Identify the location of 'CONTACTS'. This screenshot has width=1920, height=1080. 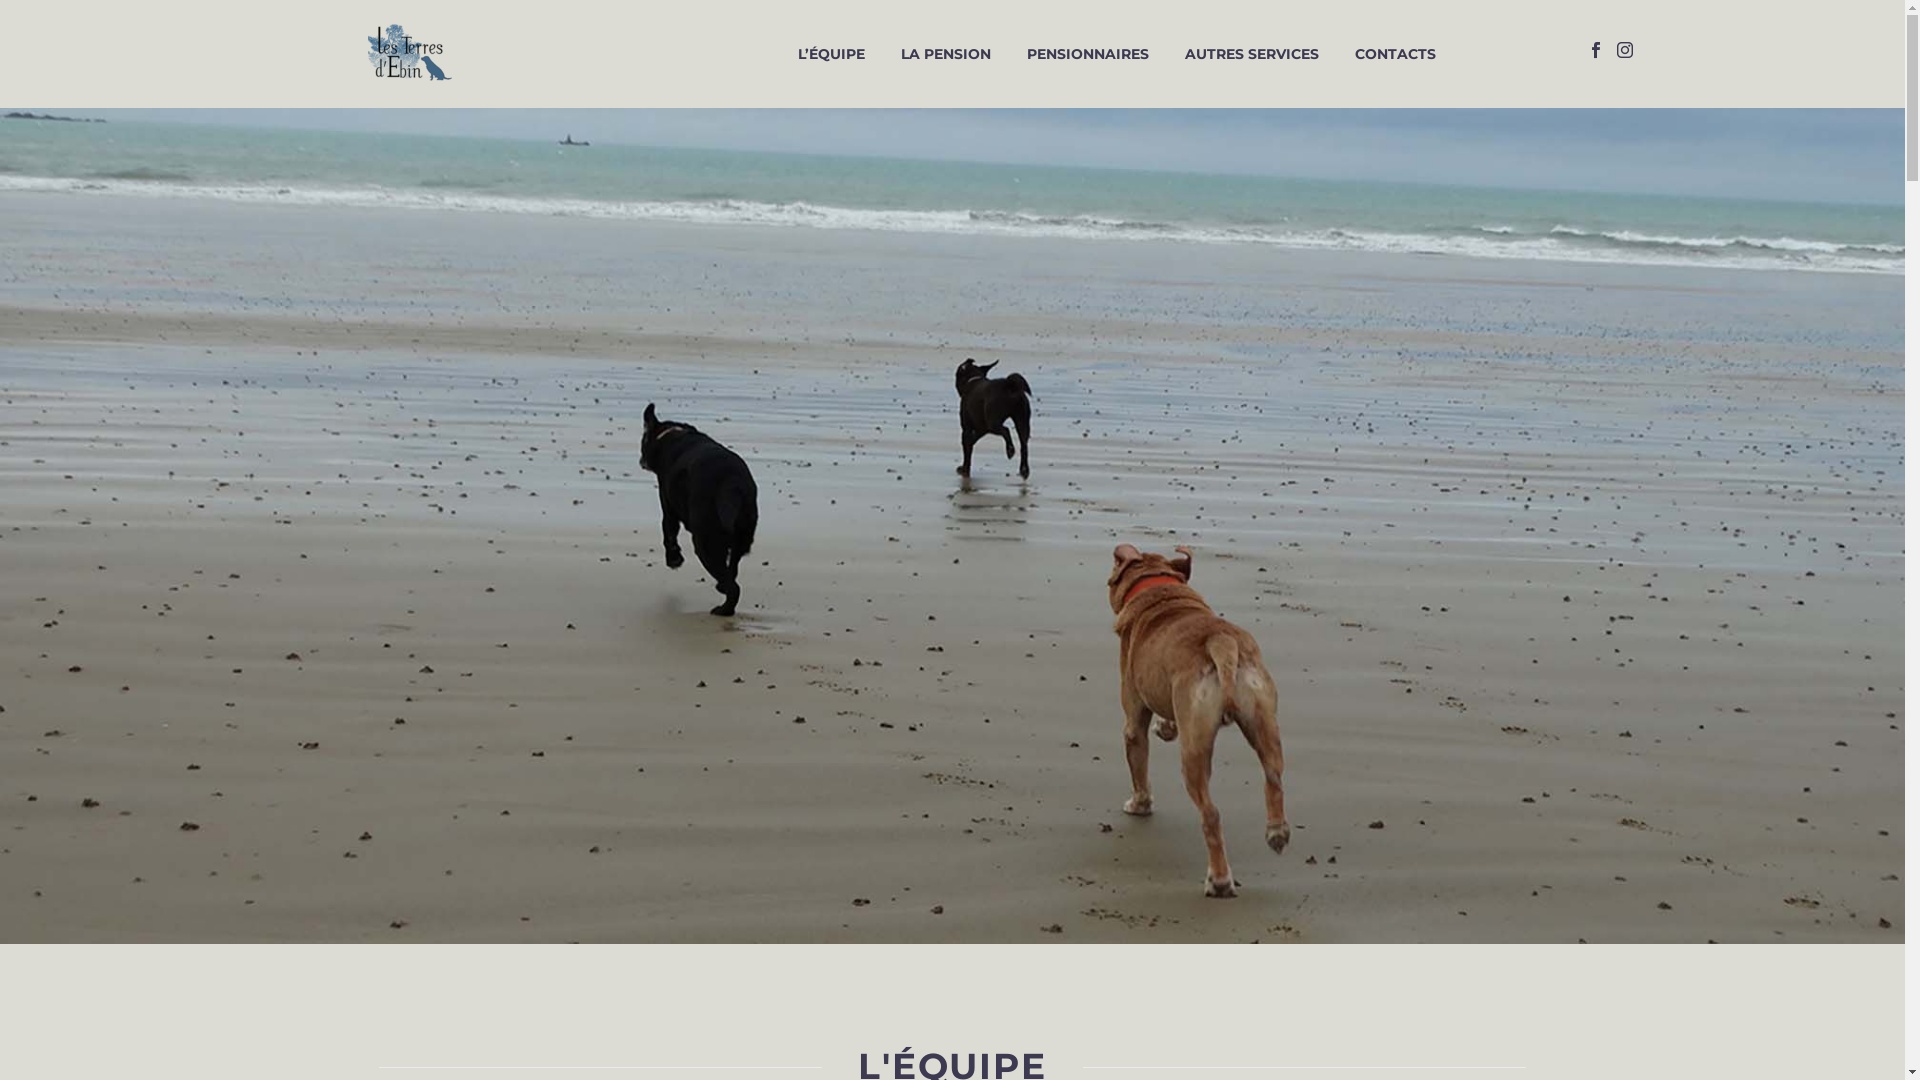
(1394, 53).